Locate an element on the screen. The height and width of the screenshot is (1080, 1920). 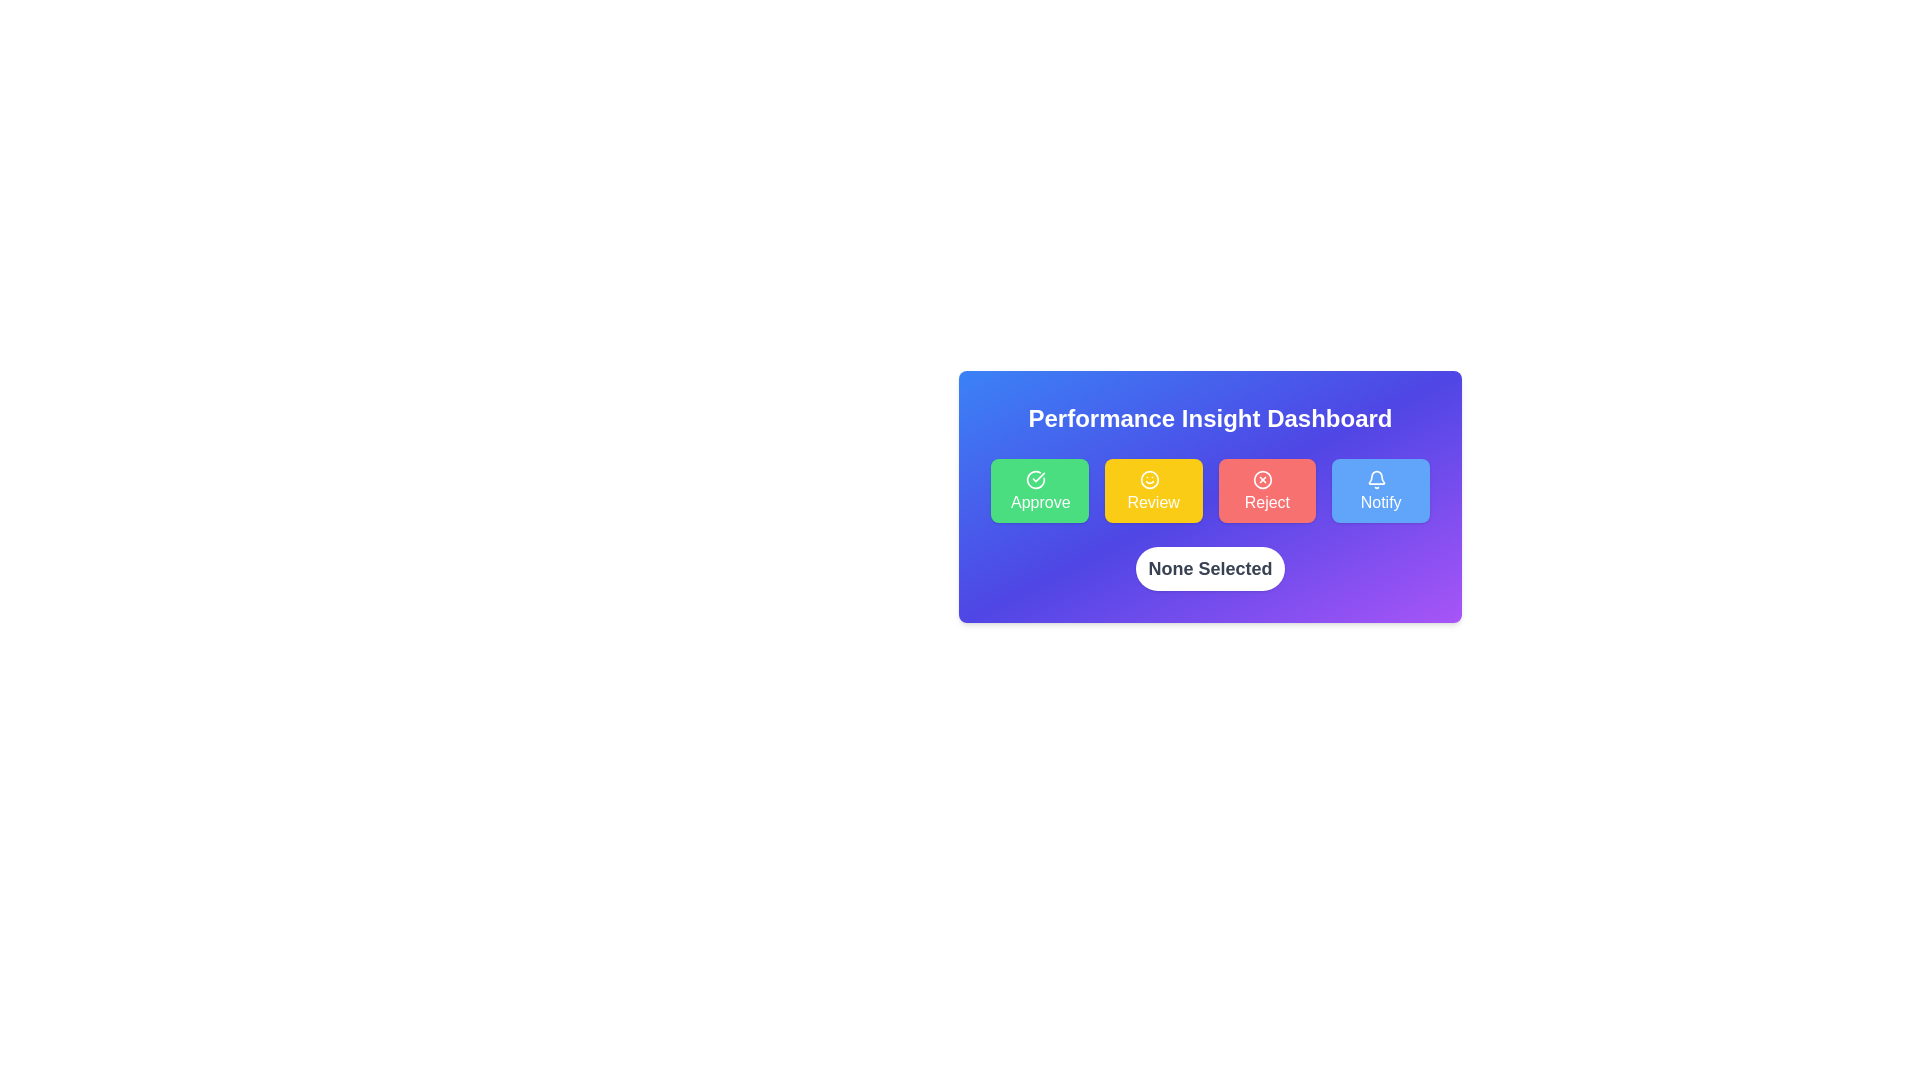
the icon located within the 'Approve' button is located at coordinates (1035, 479).